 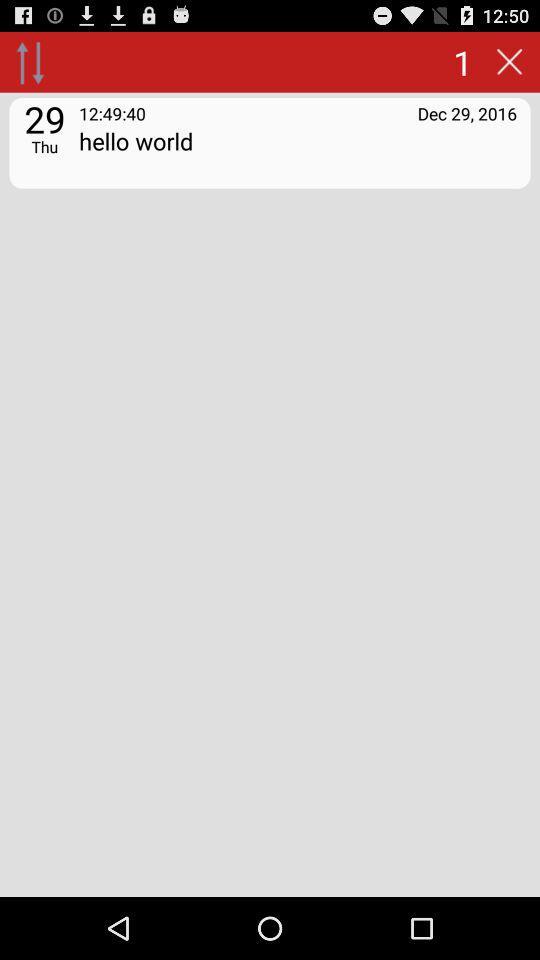 What do you see at coordinates (44, 145) in the screenshot?
I see `the icon to the left of hello world app` at bounding box center [44, 145].